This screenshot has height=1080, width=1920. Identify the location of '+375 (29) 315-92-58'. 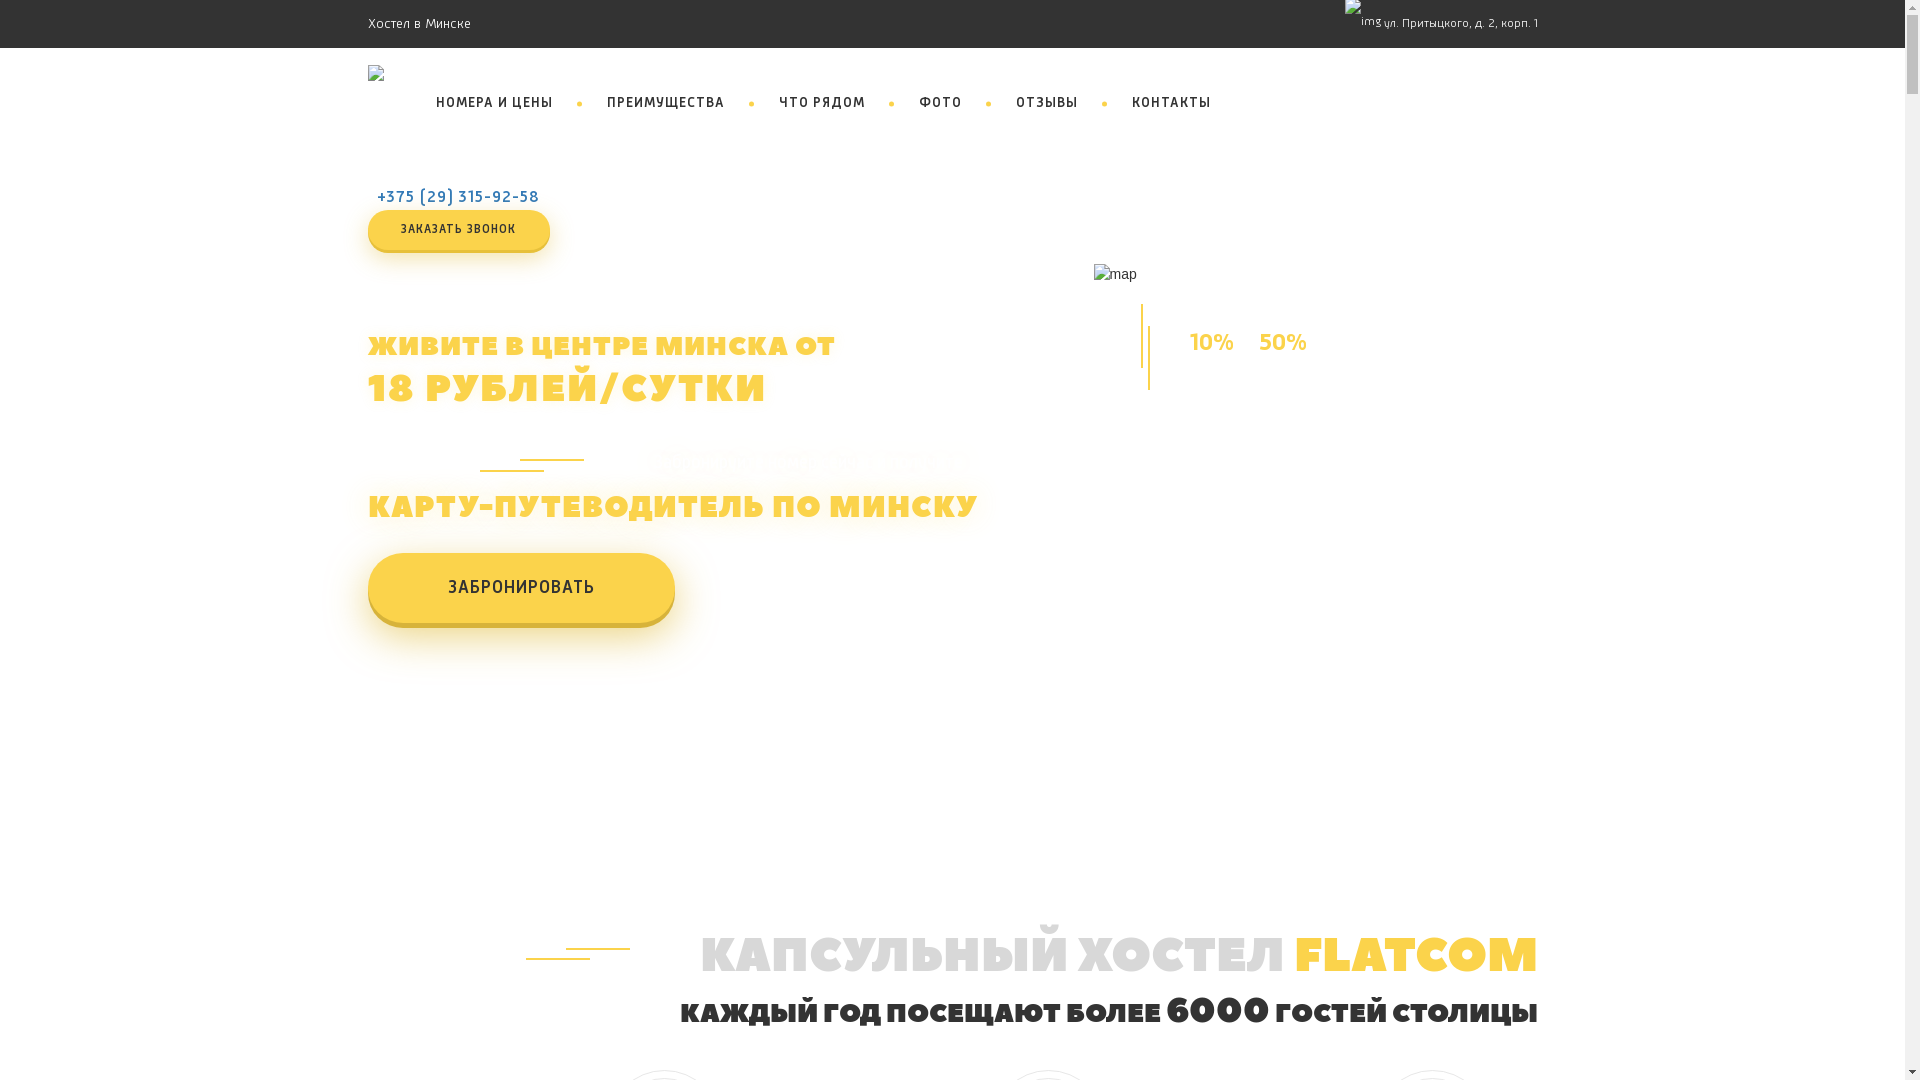
(457, 197).